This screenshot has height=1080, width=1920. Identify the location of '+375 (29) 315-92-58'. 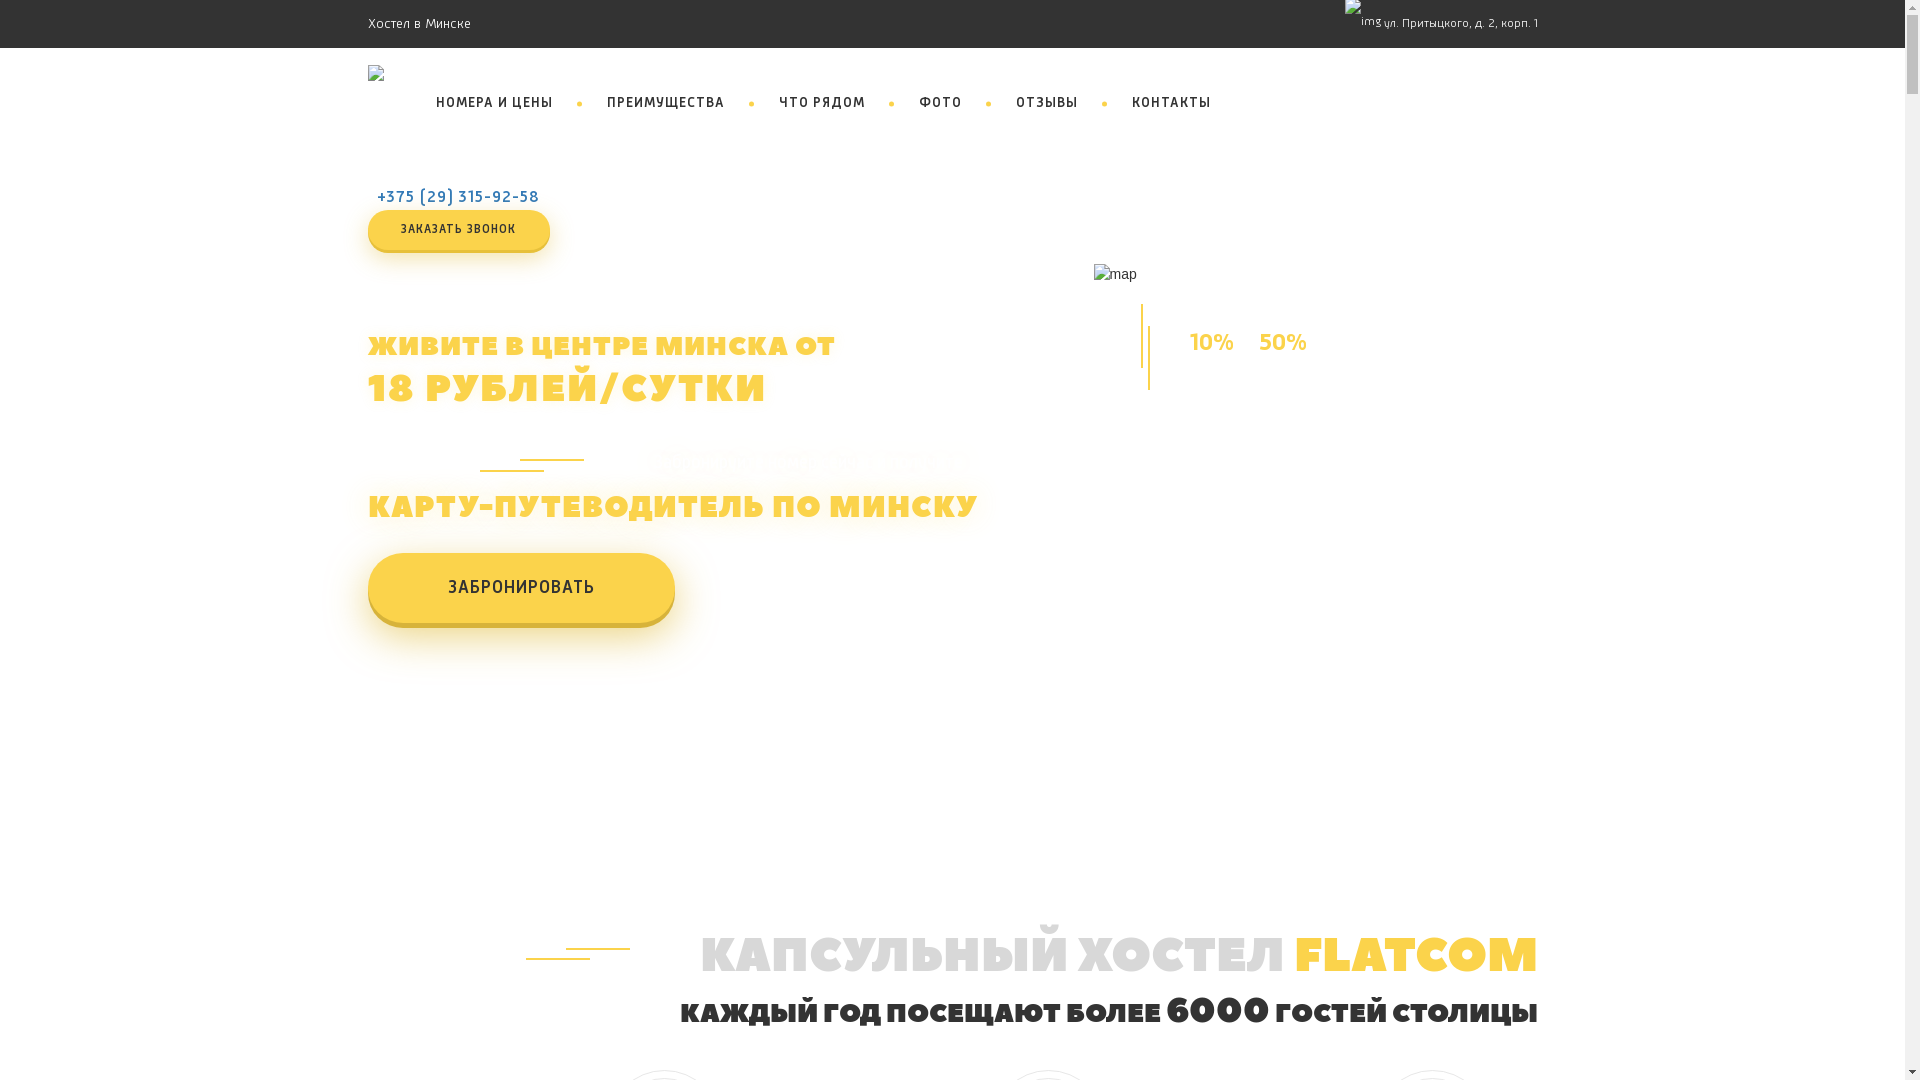
(457, 197).